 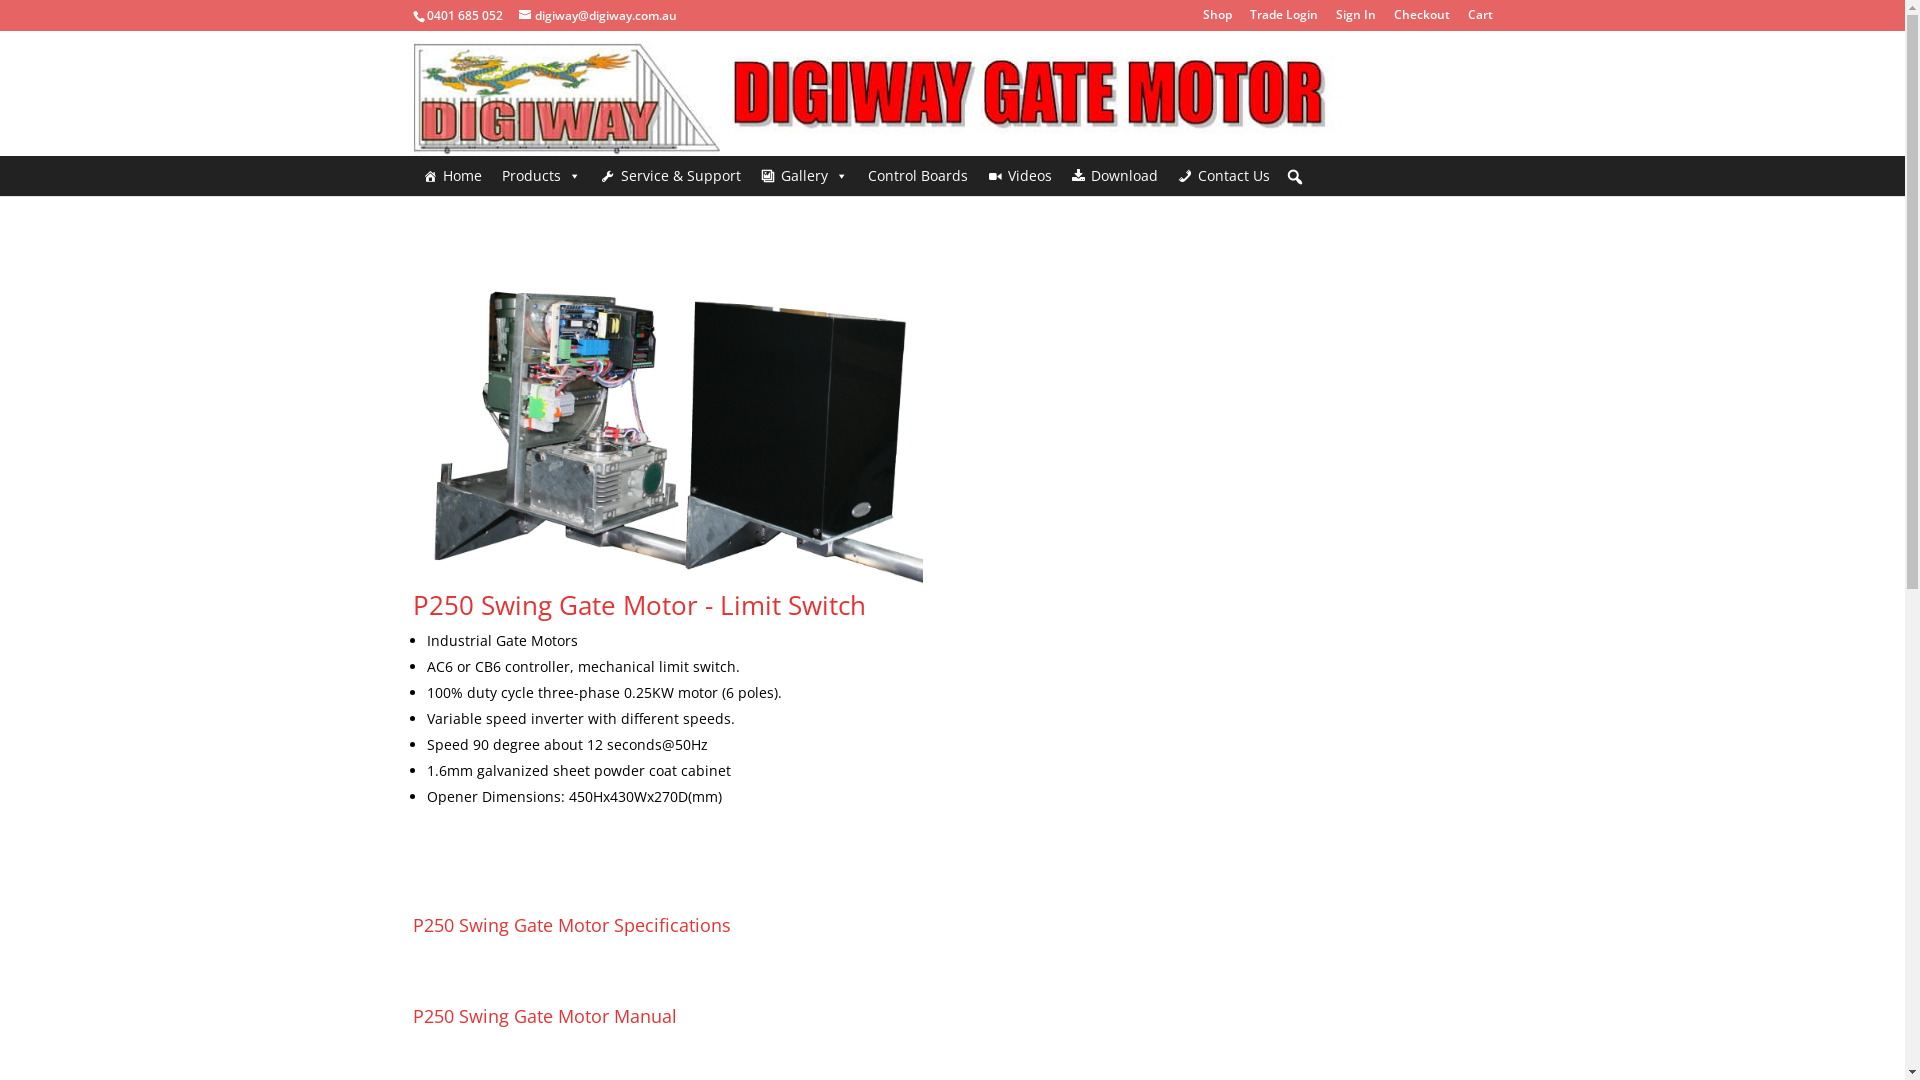 I want to click on 'Trade Login', so click(x=1283, y=19).